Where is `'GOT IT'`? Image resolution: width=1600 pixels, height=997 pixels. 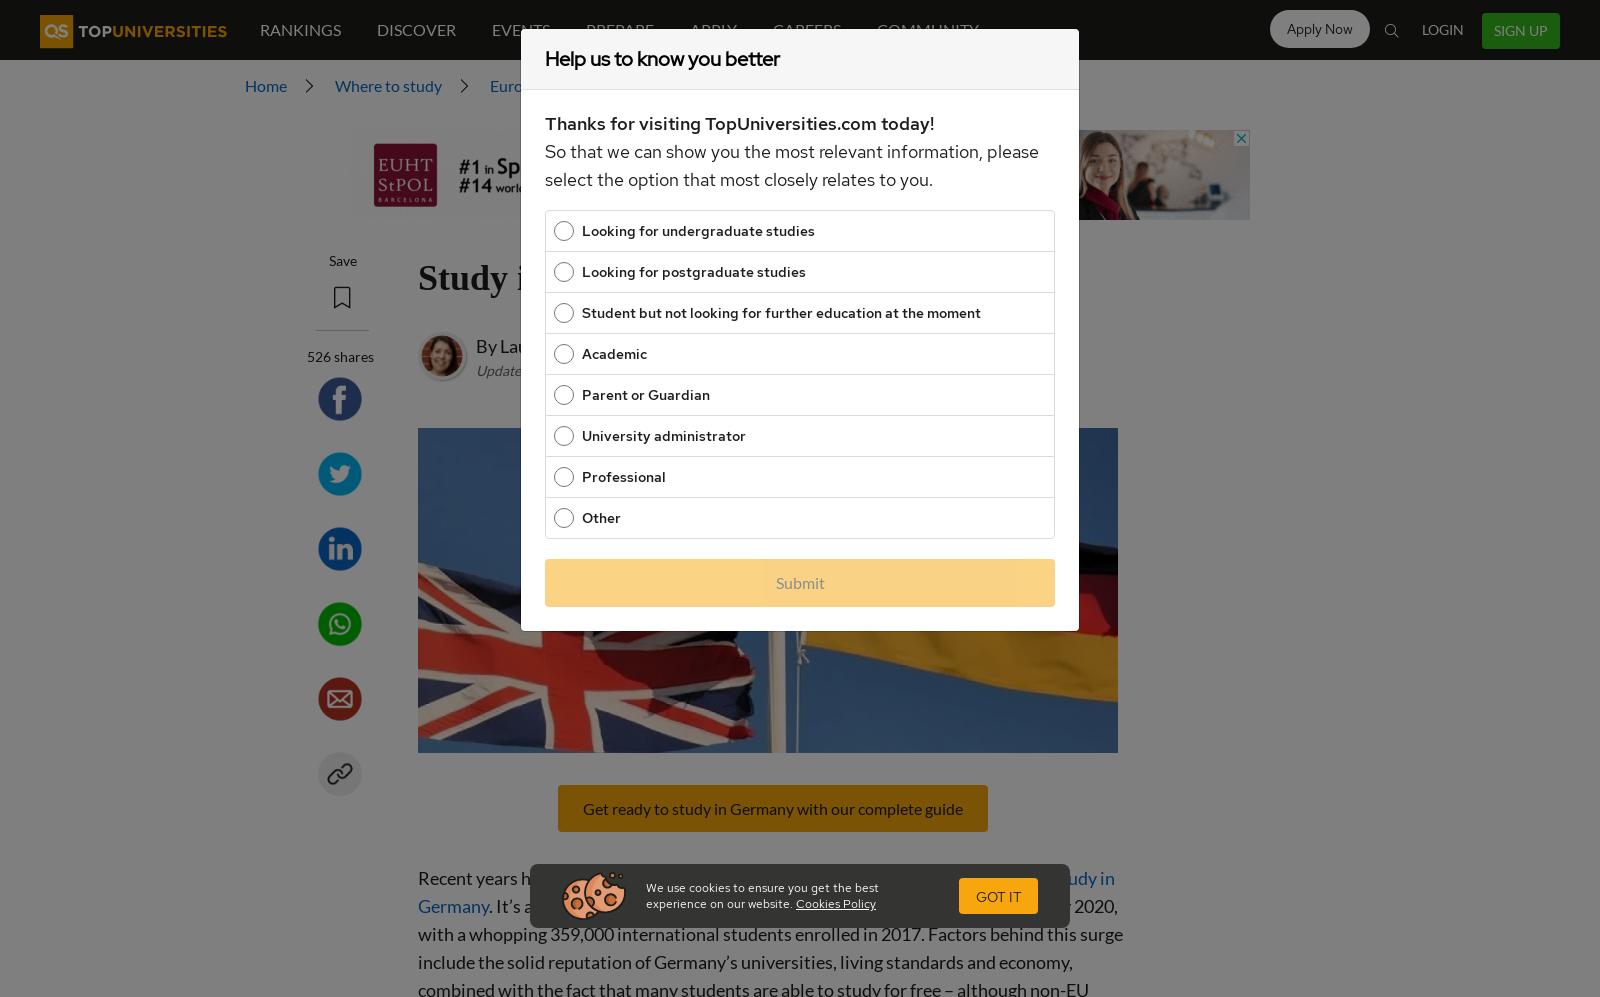
'GOT IT' is located at coordinates (998, 896).